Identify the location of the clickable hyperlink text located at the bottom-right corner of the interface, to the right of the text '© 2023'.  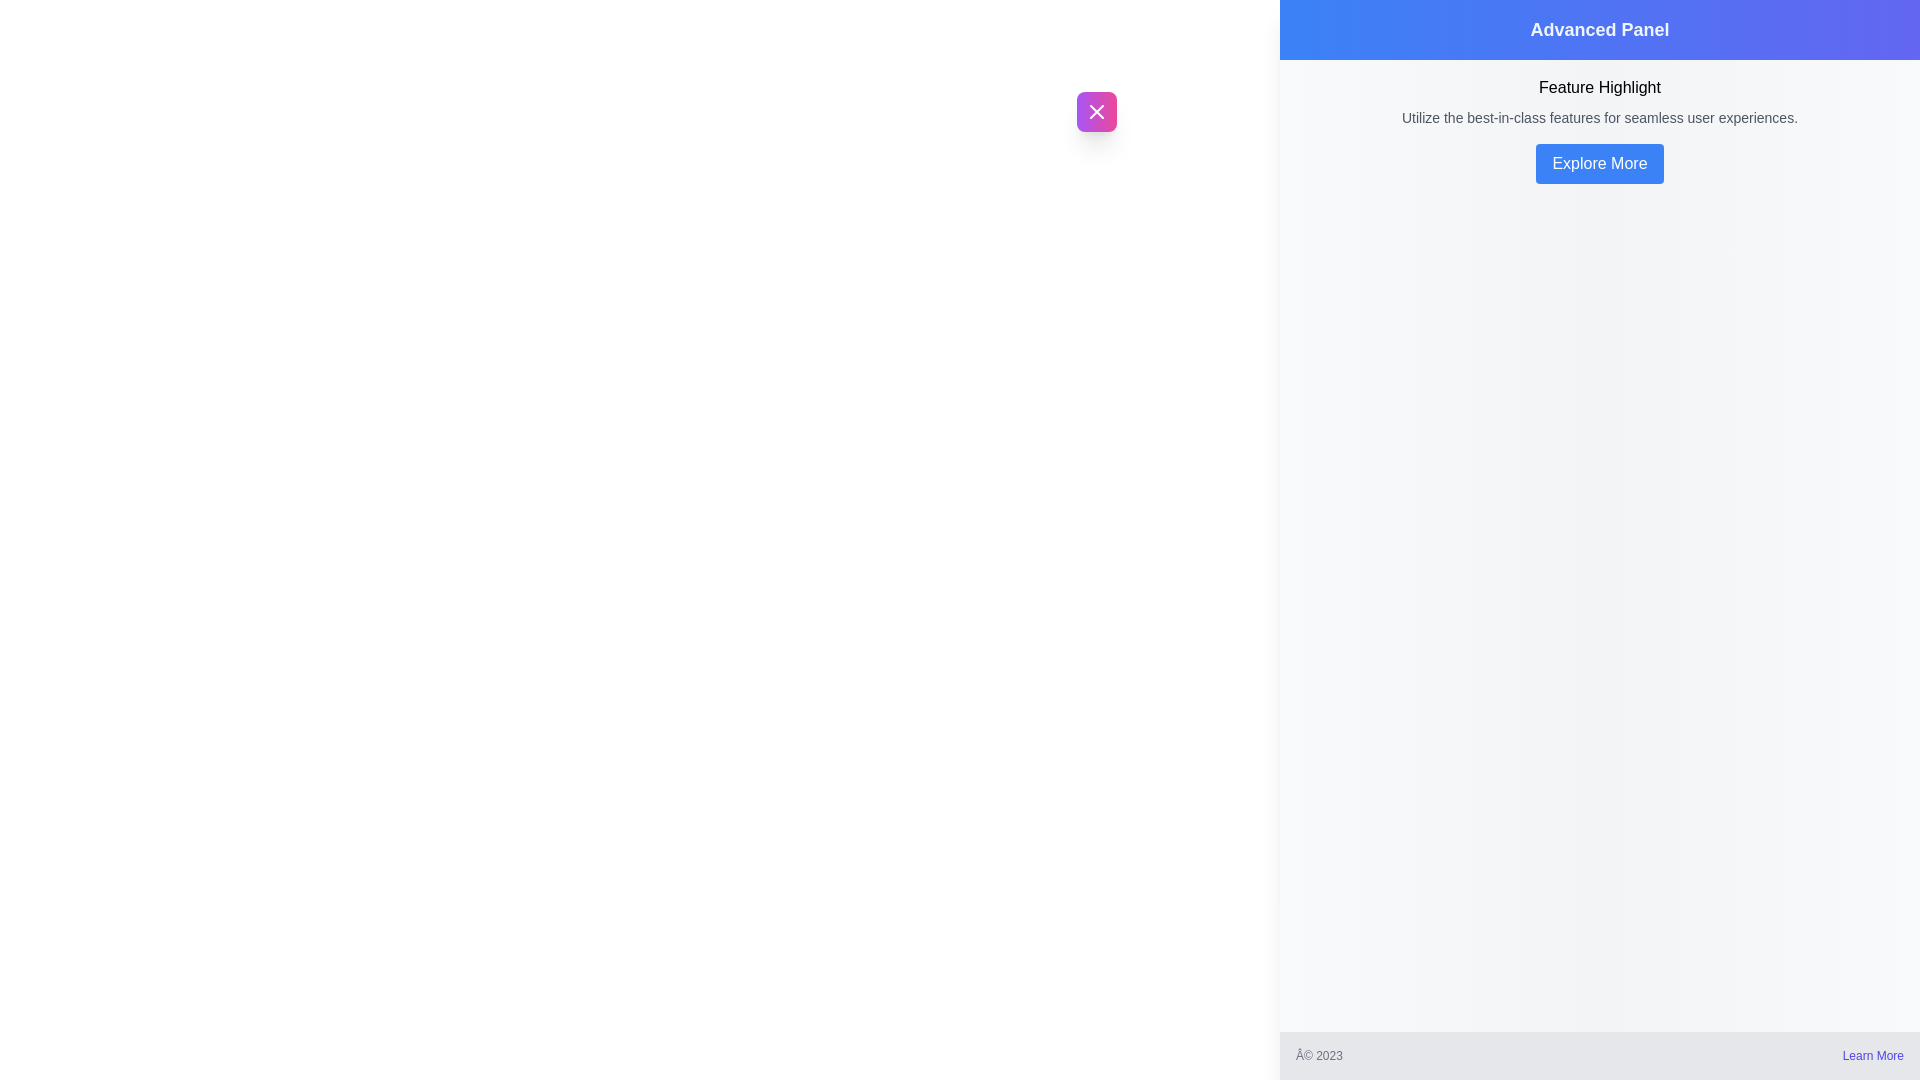
(1872, 1055).